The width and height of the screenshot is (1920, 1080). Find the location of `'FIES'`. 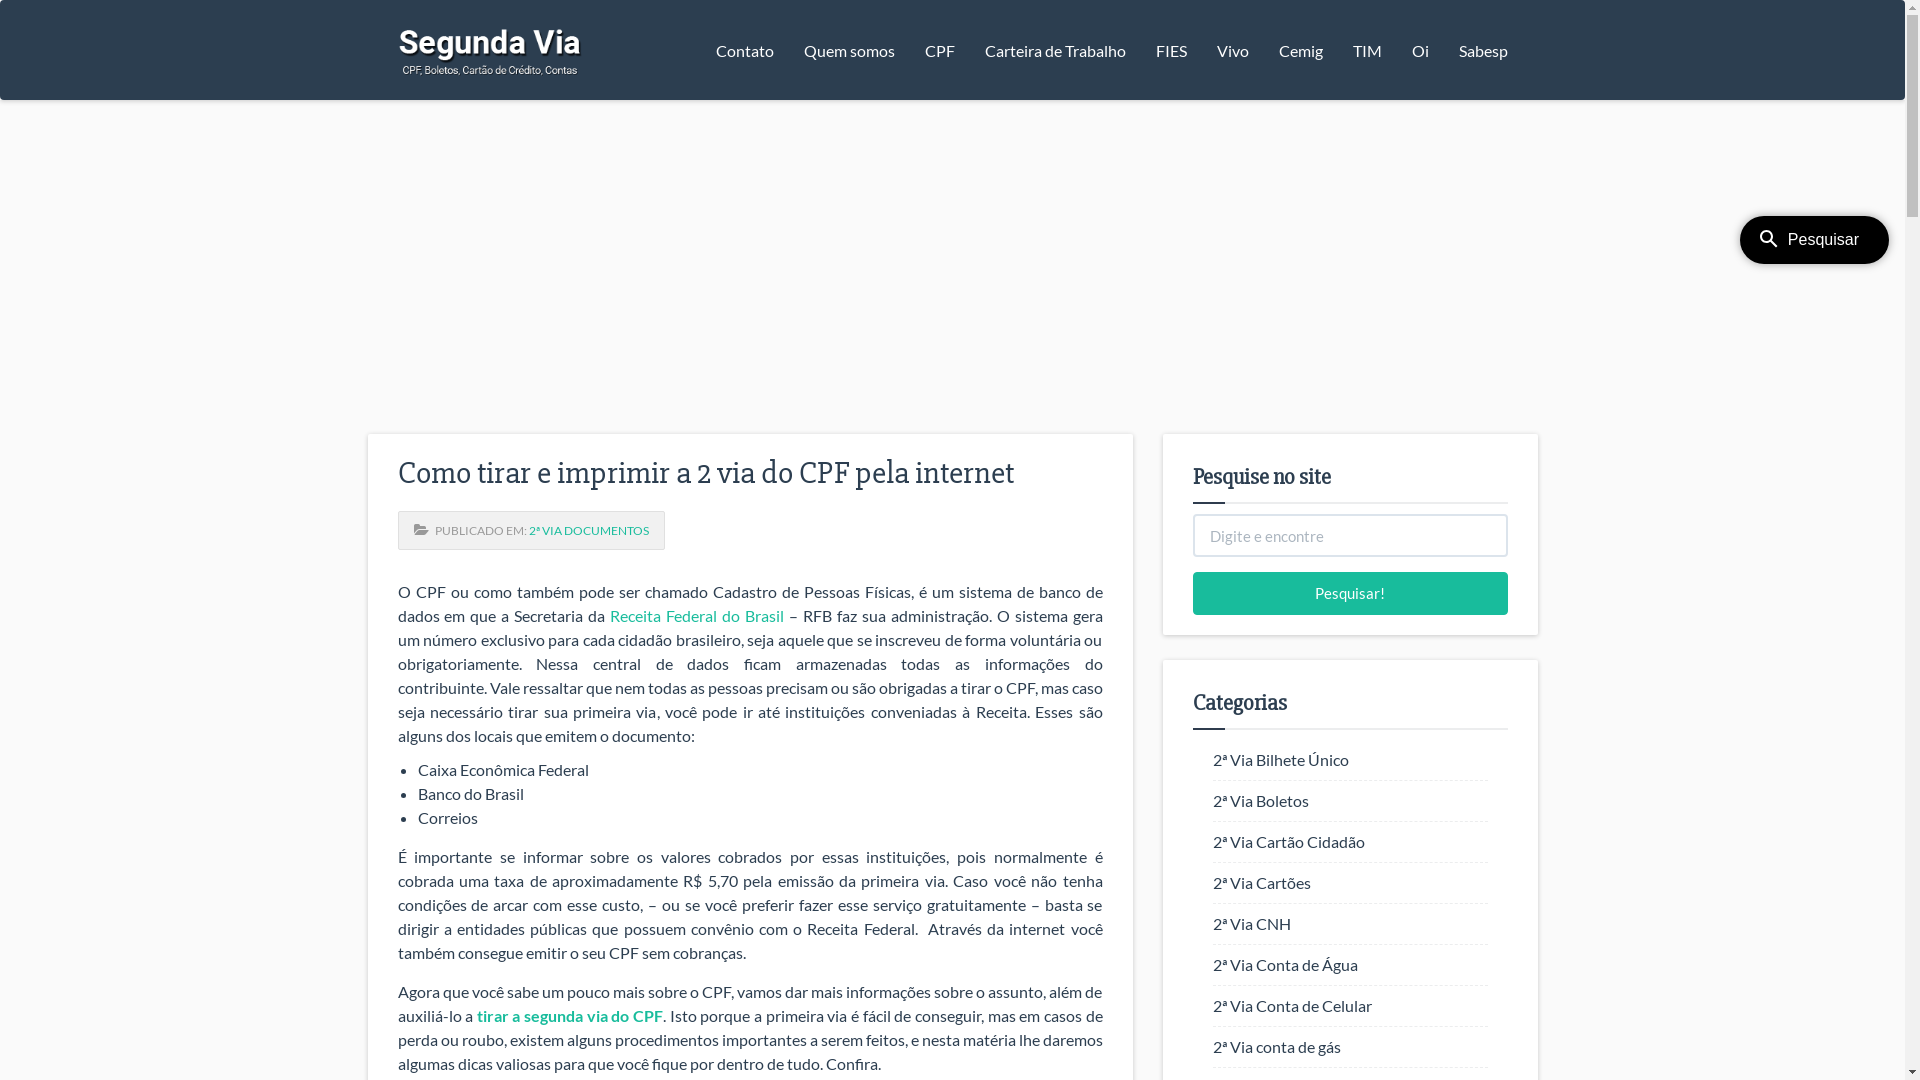

'FIES' is located at coordinates (1170, 49).